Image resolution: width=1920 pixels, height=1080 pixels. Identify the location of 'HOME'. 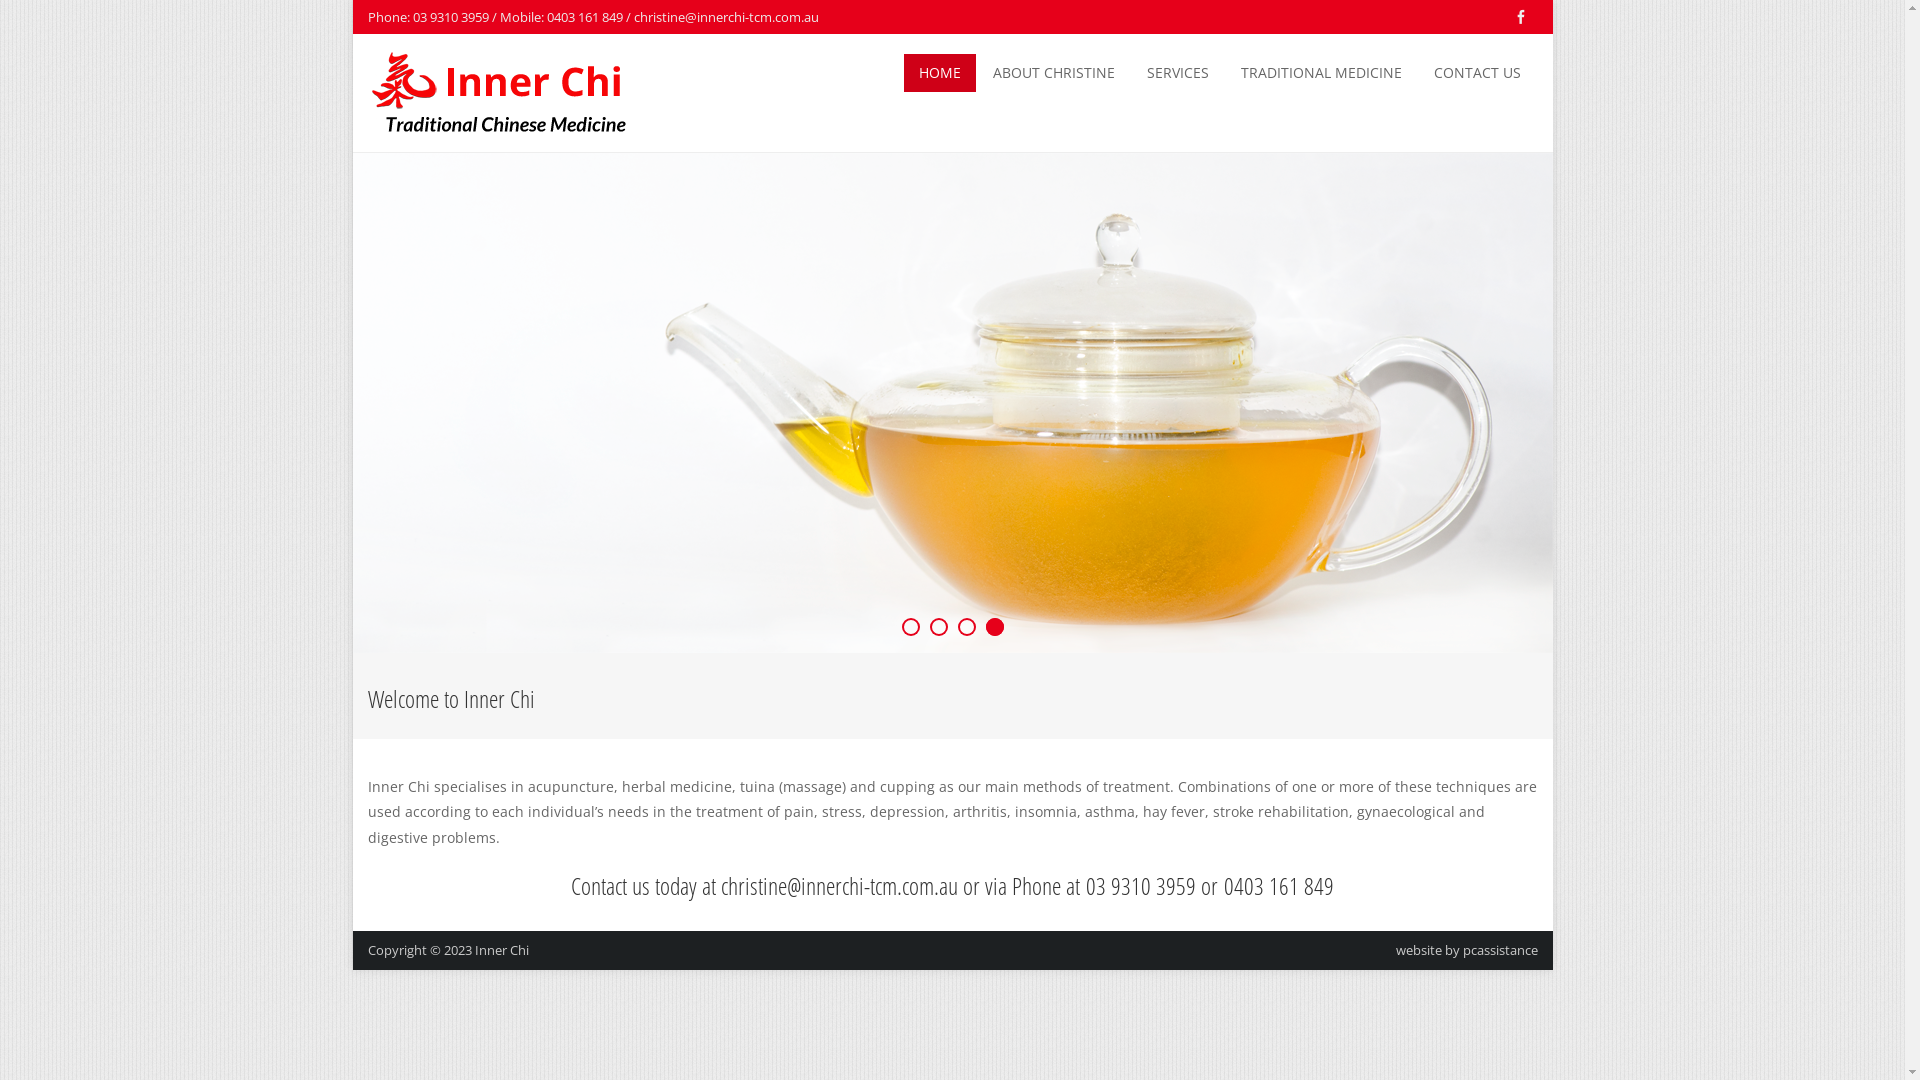
(902, 72).